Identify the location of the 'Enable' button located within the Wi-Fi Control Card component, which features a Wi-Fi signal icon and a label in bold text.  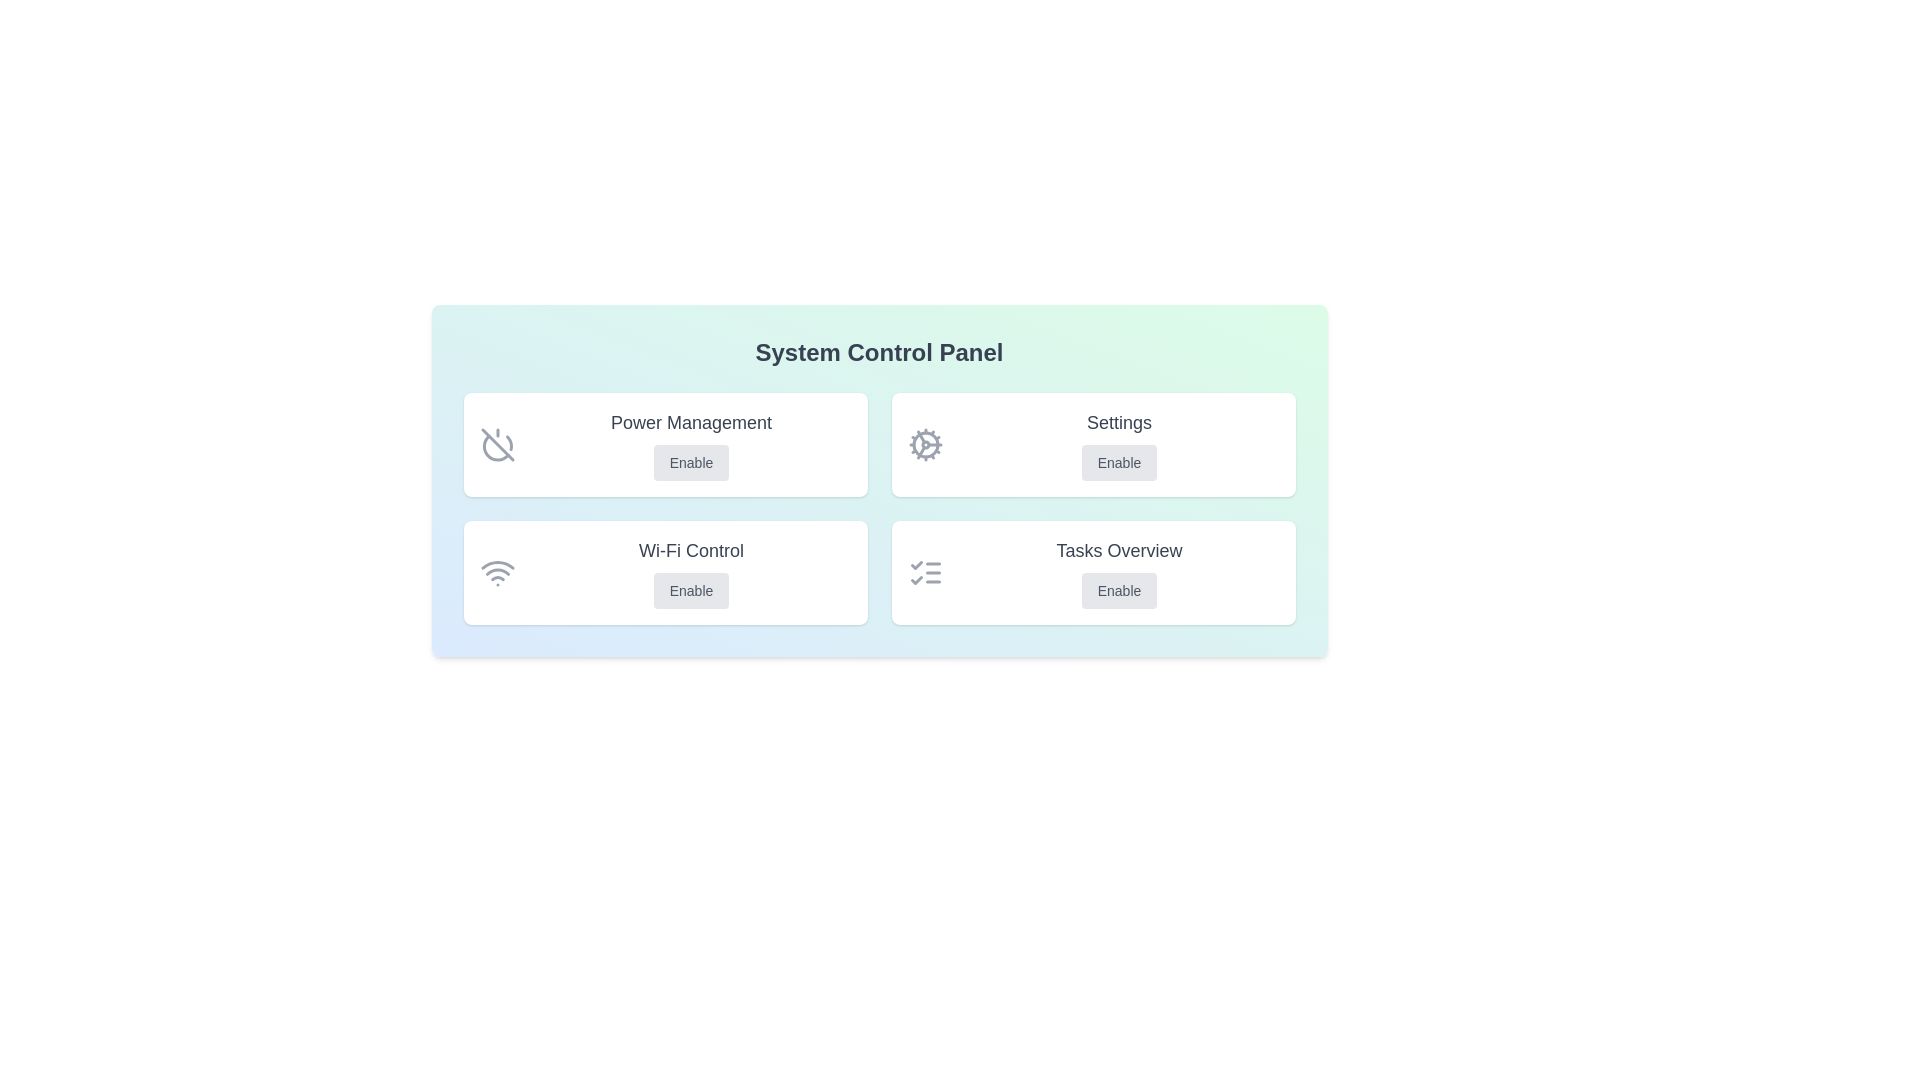
(665, 573).